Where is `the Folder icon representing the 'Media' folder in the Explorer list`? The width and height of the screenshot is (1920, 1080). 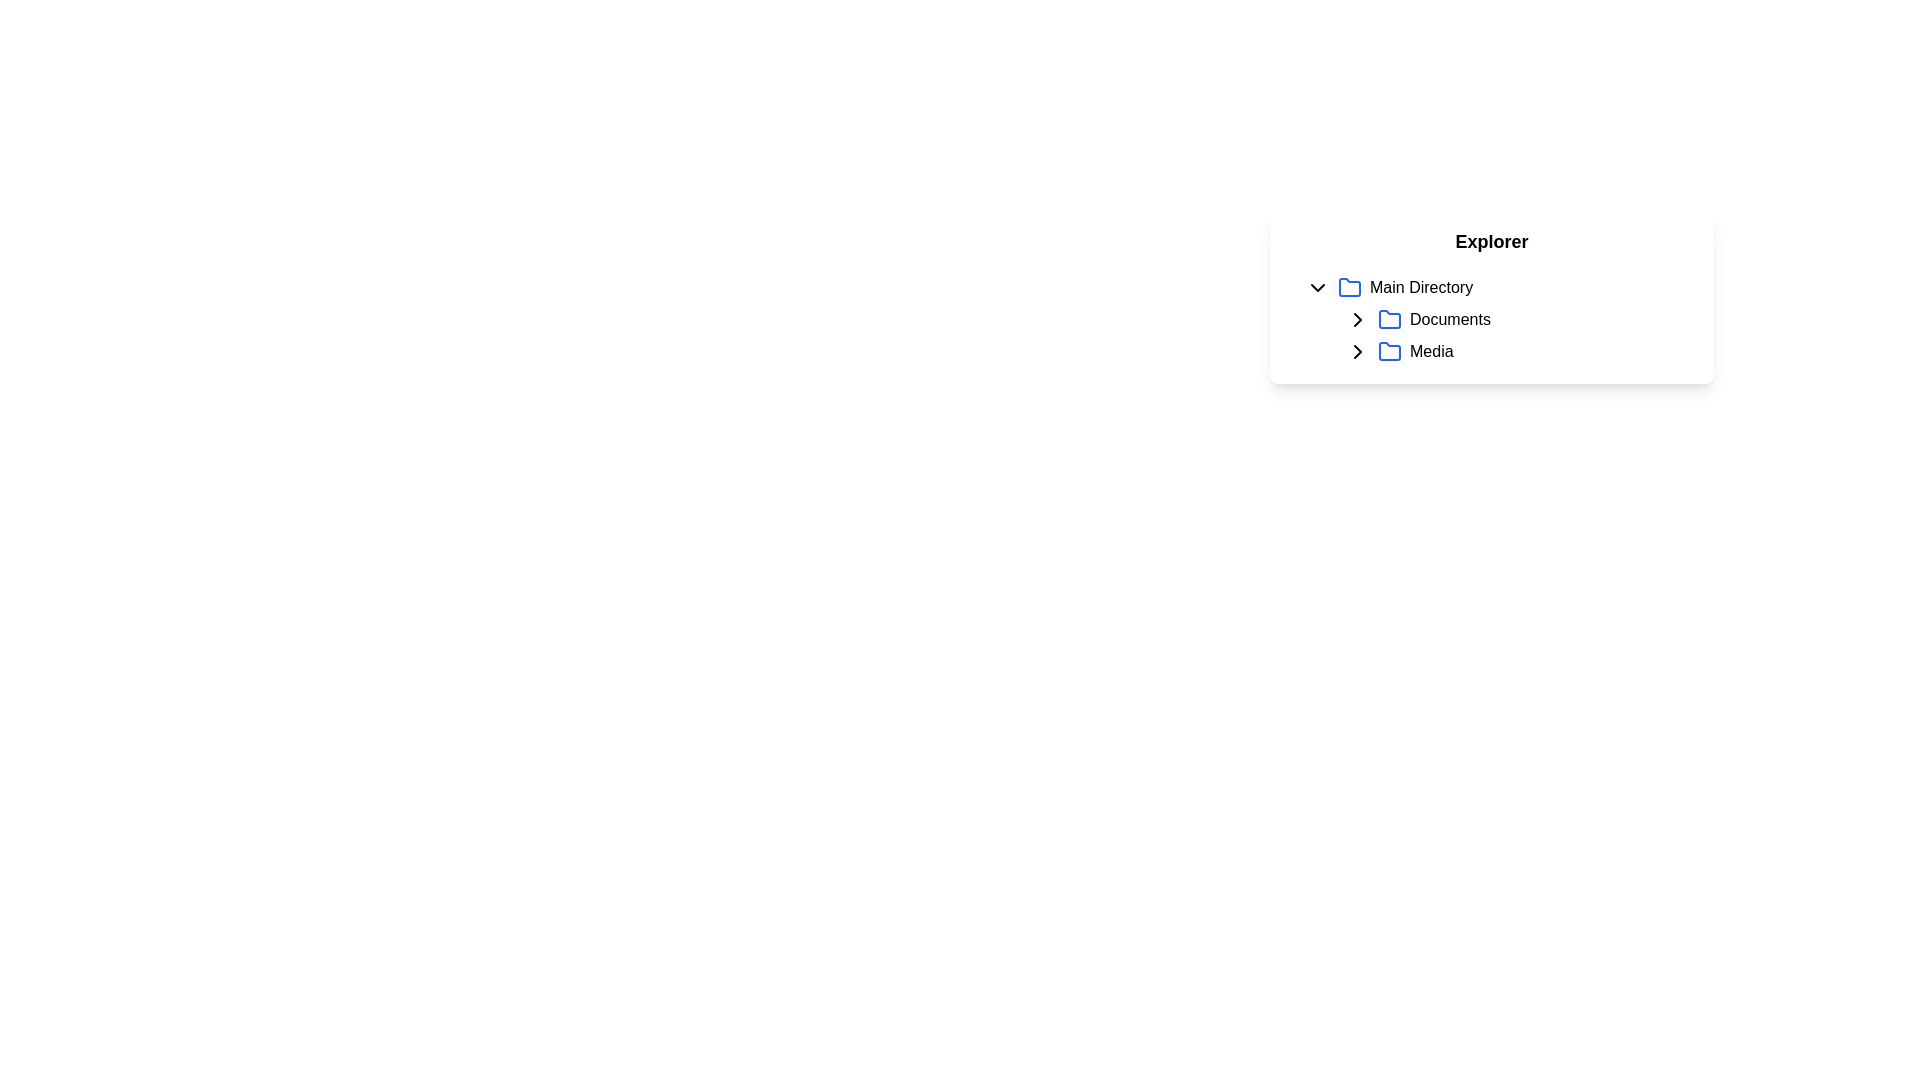
the Folder icon representing the 'Media' folder in the Explorer list is located at coordinates (1389, 350).